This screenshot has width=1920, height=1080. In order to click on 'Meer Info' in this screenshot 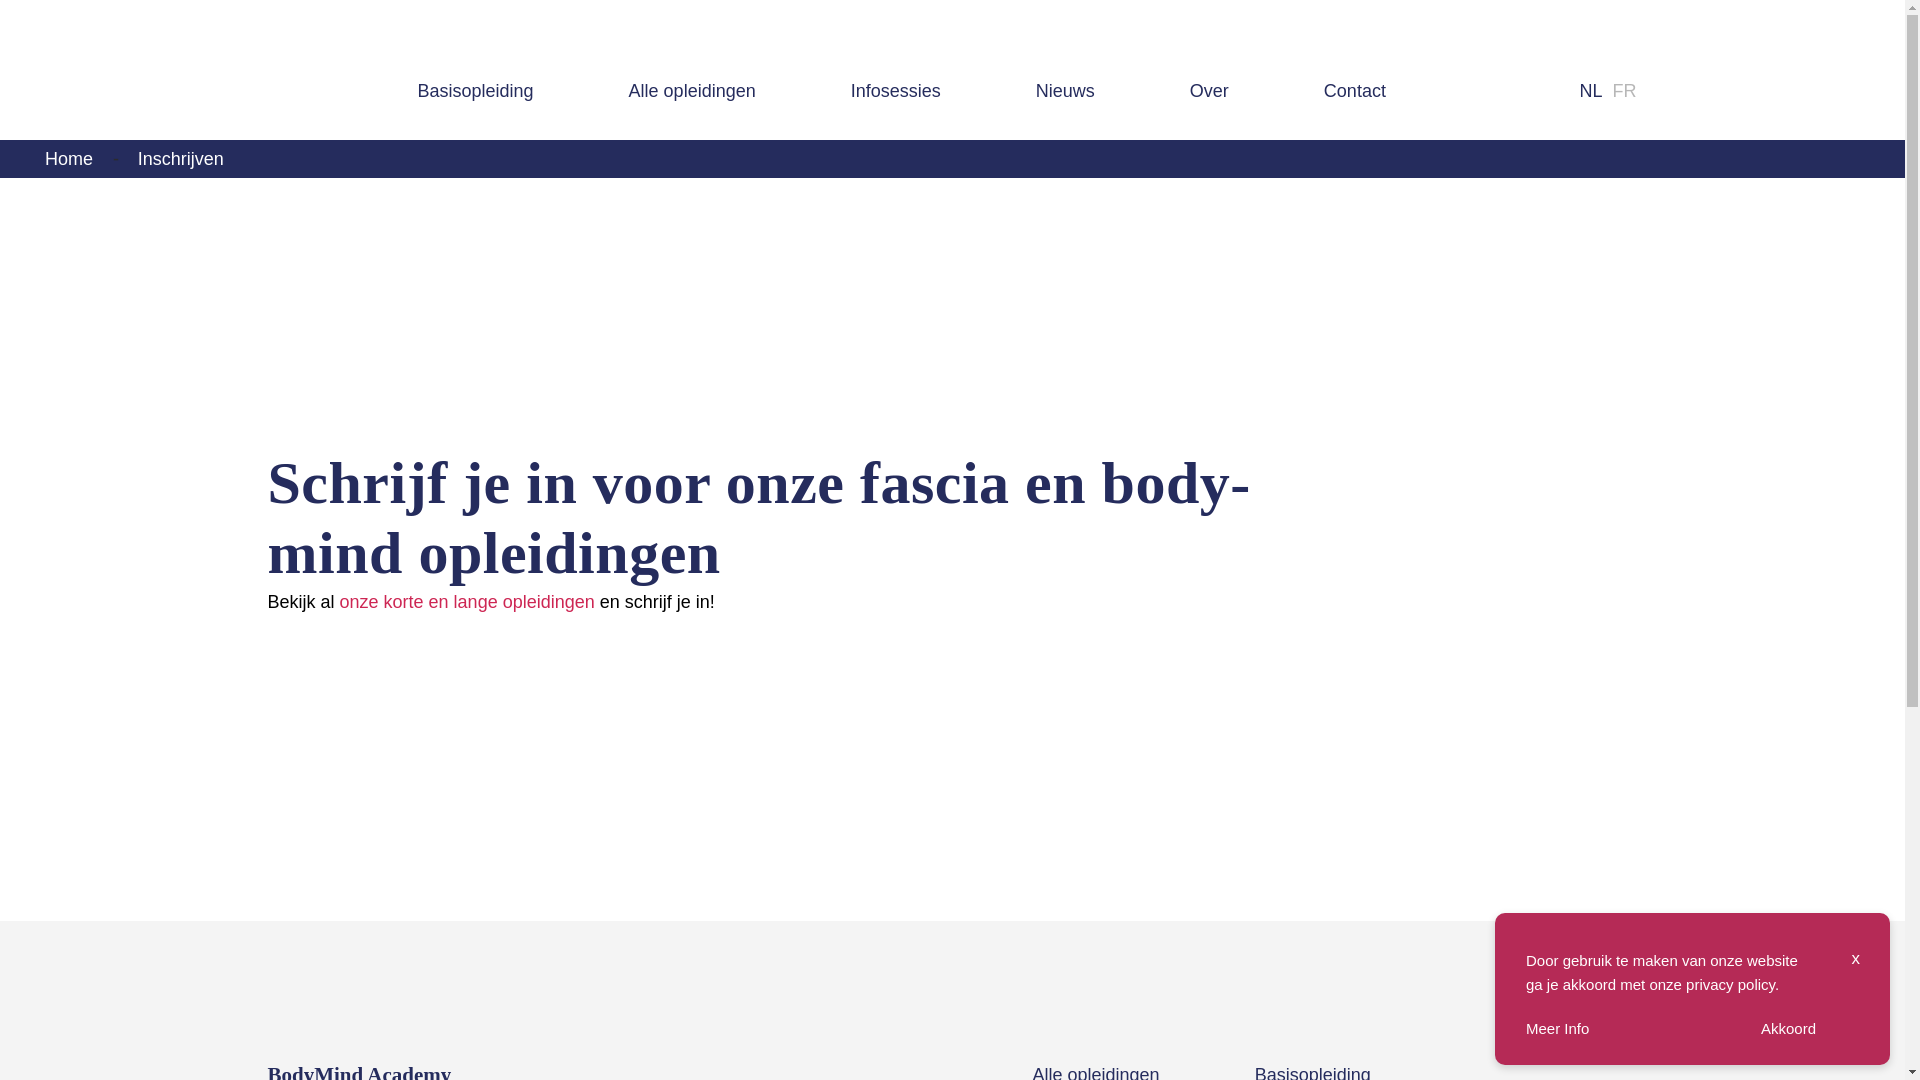, I will do `click(1556, 1029)`.